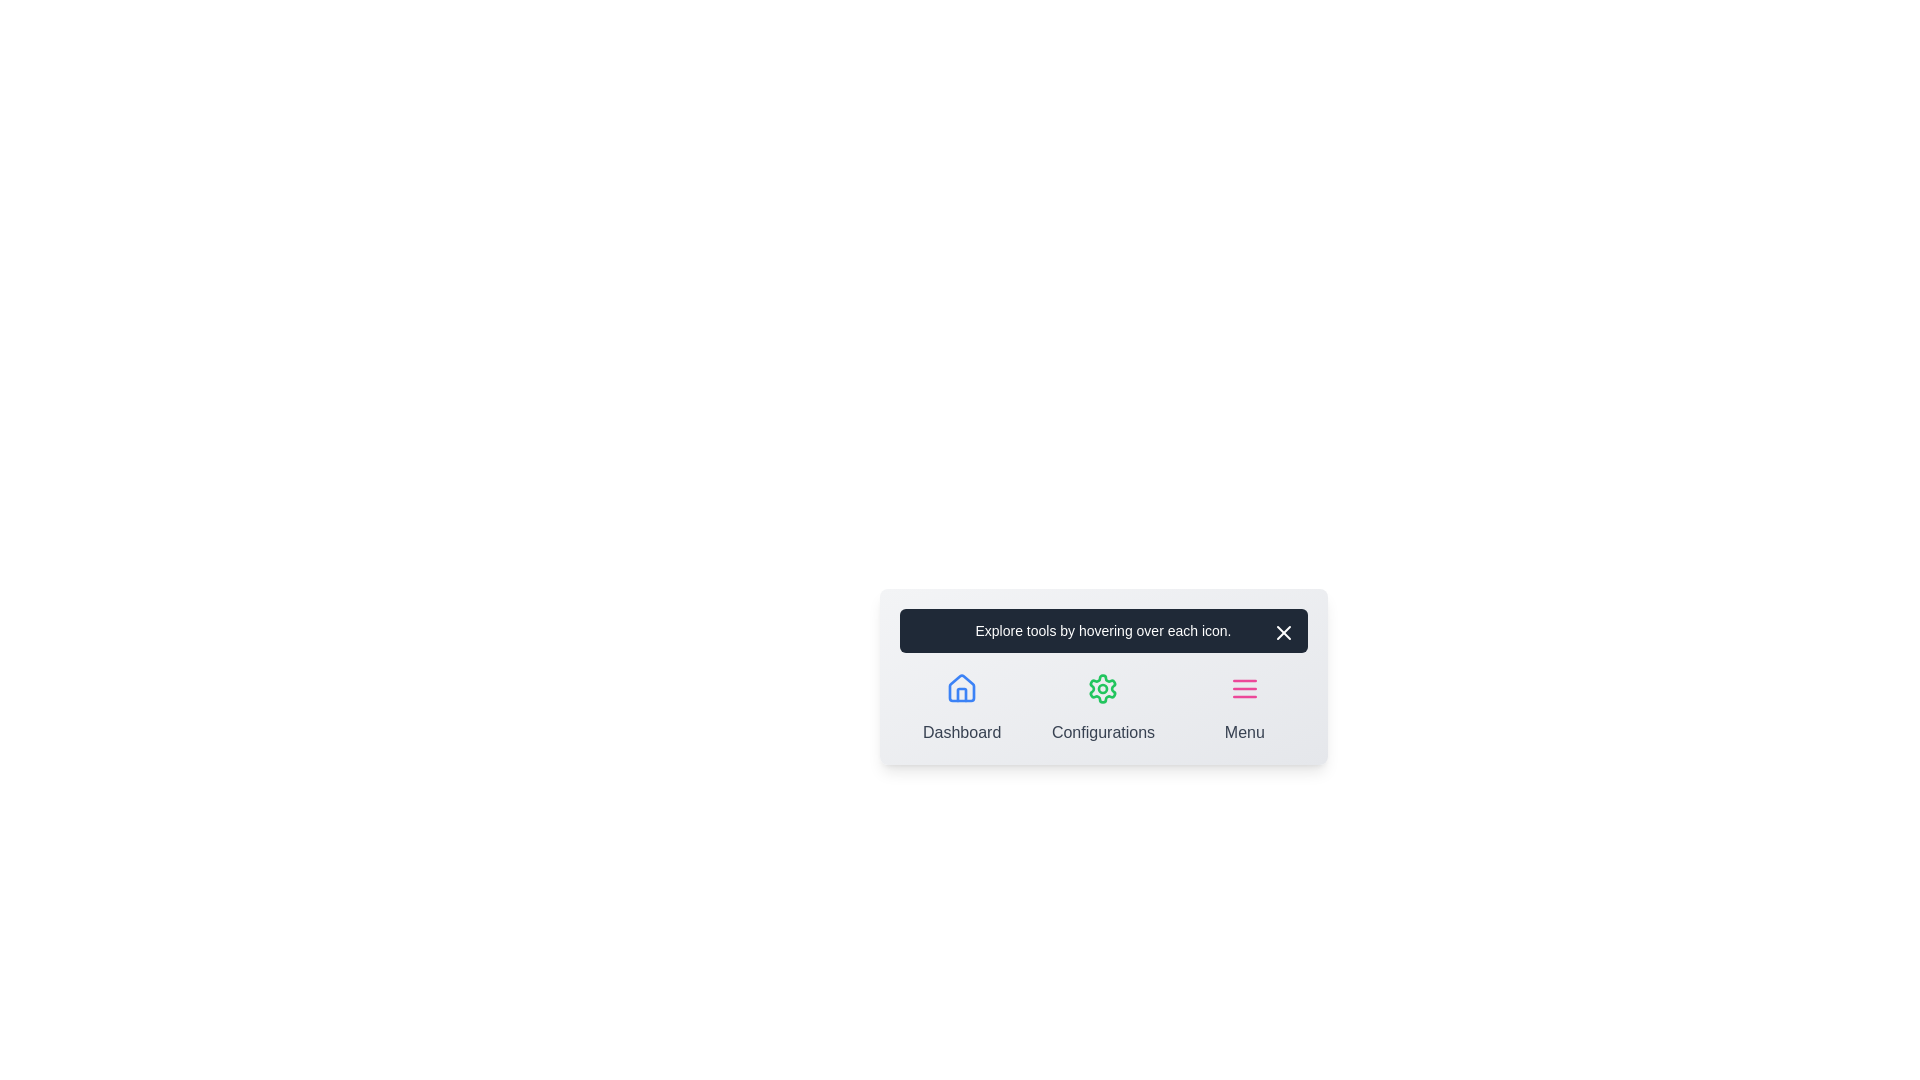 This screenshot has width=1920, height=1080. What do you see at coordinates (1102, 704) in the screenshot?
I see `the 'Configurations' interactive selection element, which features a green gear icon and is the second item in a horizontal row of three items in a grid layout` at bounding box center [1102, 704].